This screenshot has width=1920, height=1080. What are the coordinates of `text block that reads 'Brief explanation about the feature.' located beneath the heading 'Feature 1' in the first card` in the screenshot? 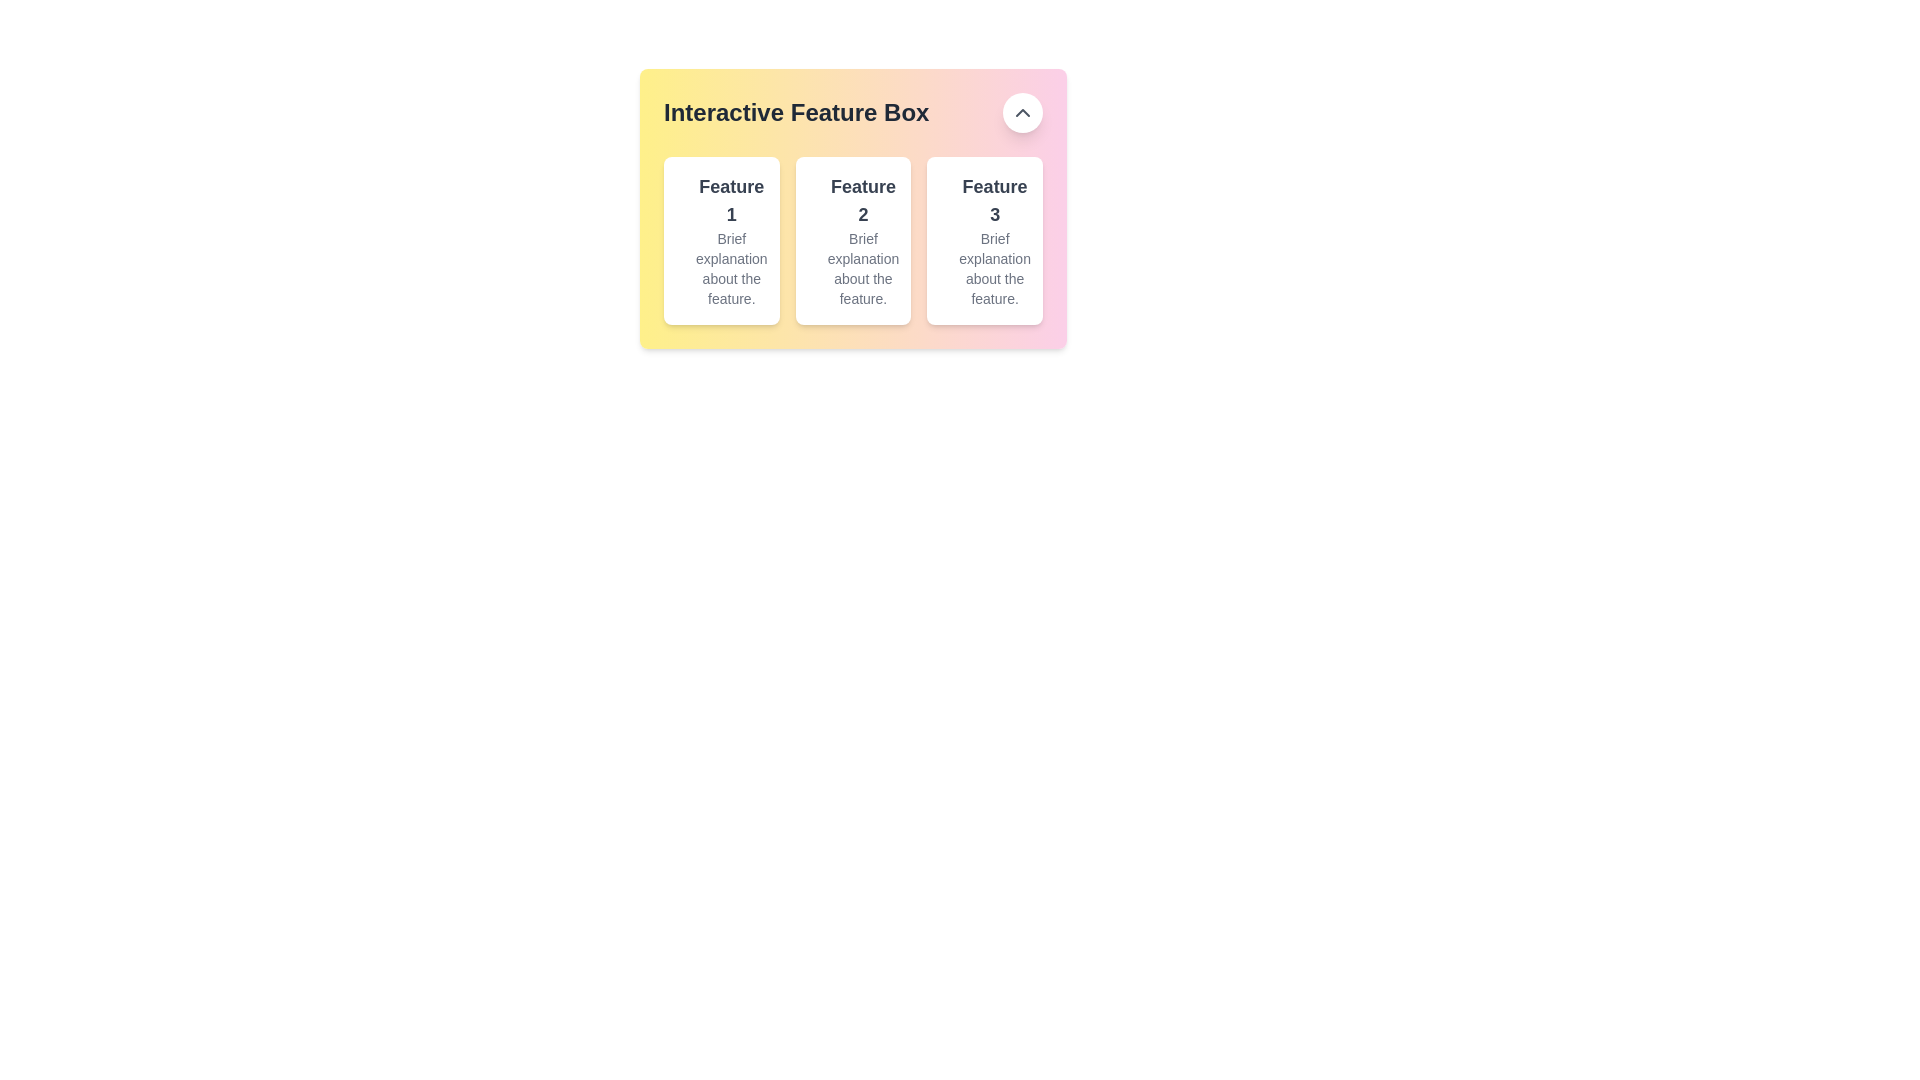 It's located at (730, 268).